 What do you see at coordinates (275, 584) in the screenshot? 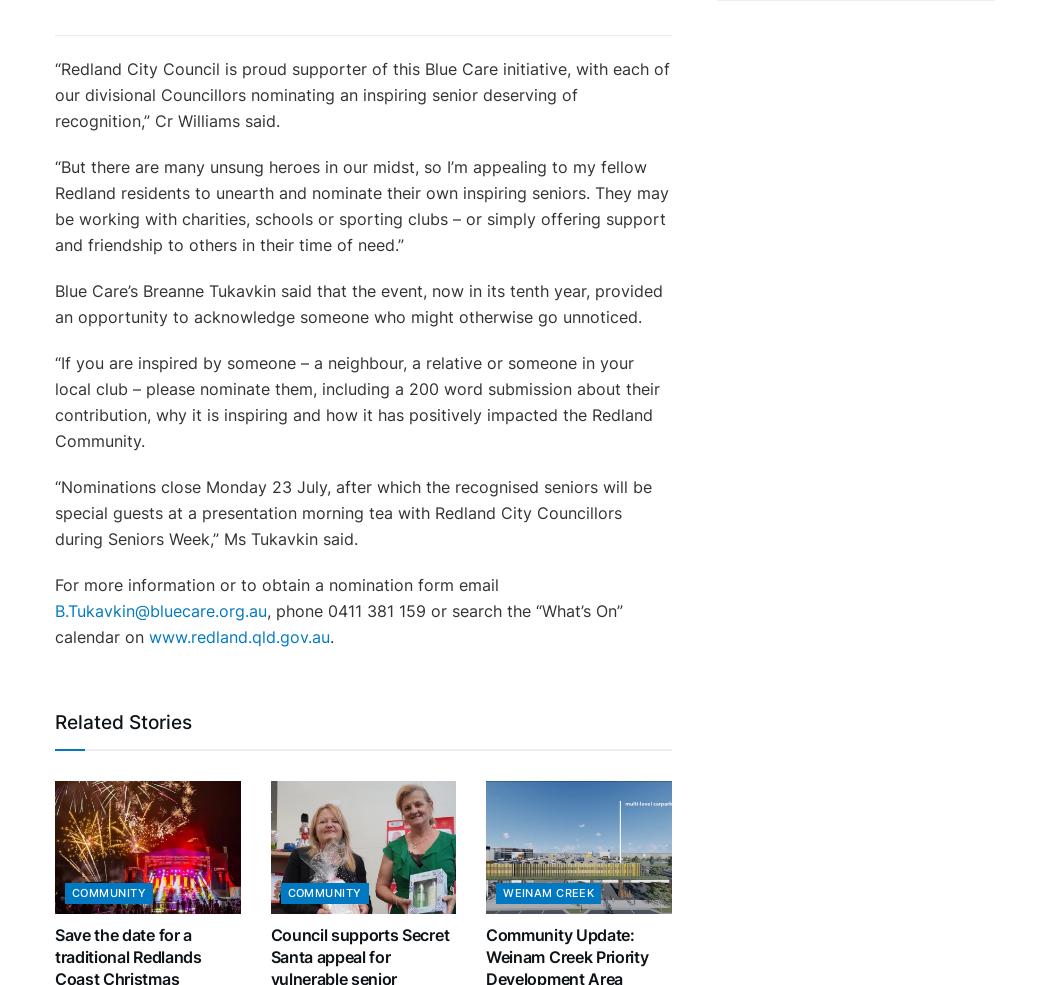
I see `'For more information or to obtain a nomination form email'` at bounding box center [275, 584].